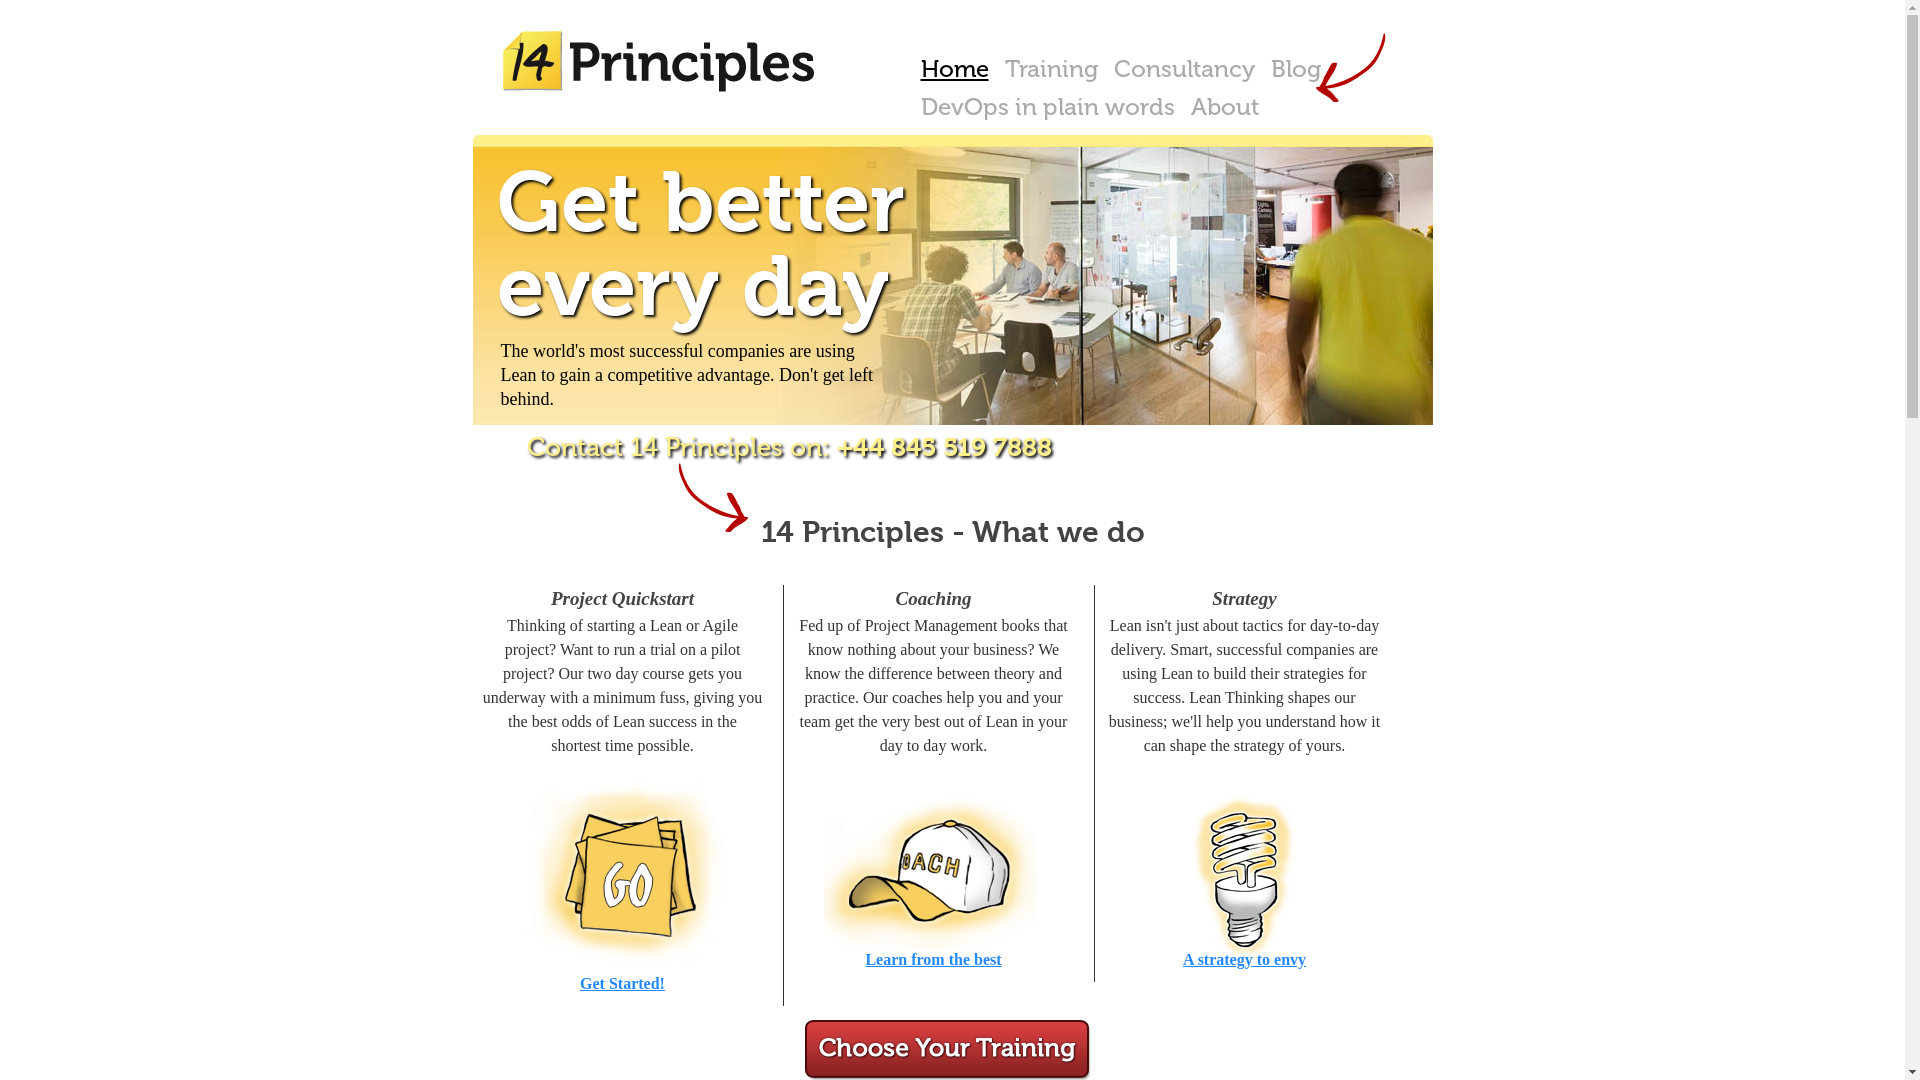 This screenshot has height=1080, width=1920. Describe the element at coordinates (953, 68) in the screenshot. I see `'Home'` at that location.